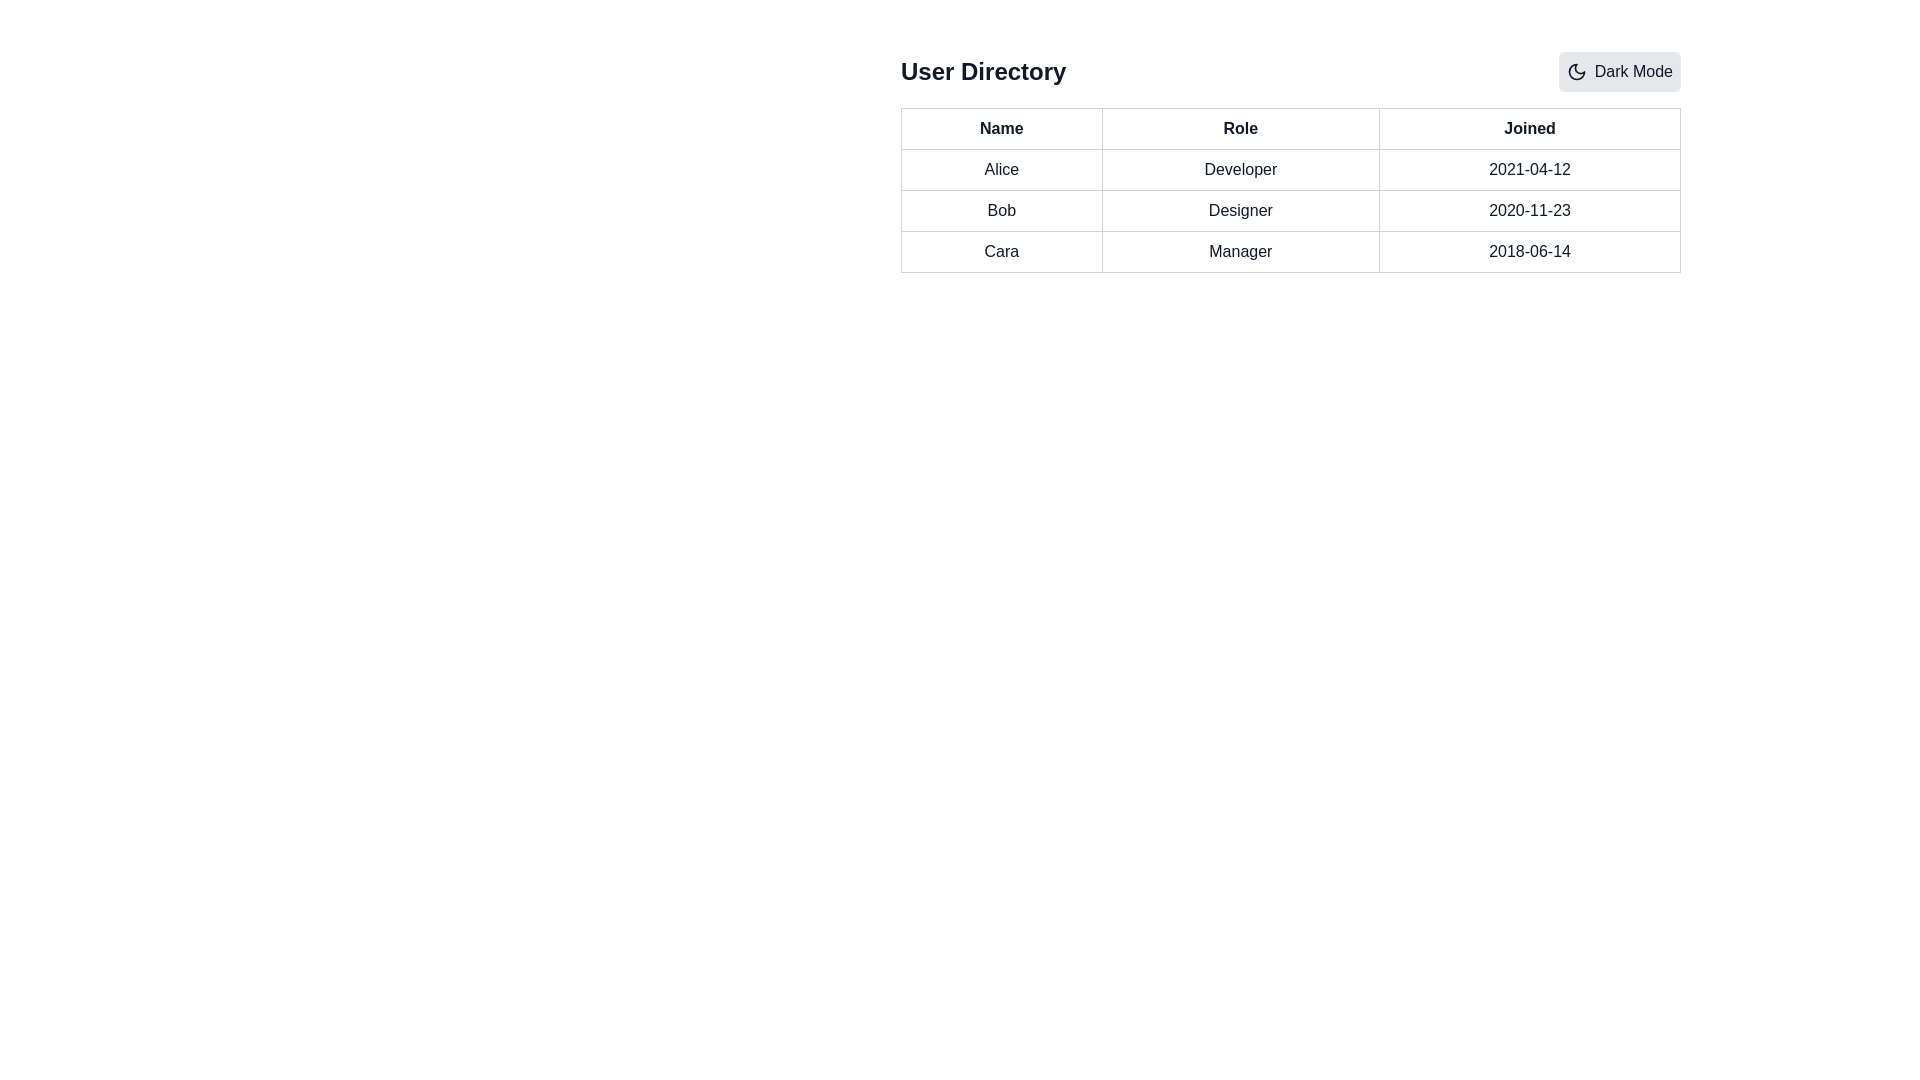  Describe the element at coordinates (1529, 168) in the screenshot. I see `the text display showing the date '2021-04-12' for the user 'Alice' in the role 'Developer', located in the third and rightmost column of the table` at that location.